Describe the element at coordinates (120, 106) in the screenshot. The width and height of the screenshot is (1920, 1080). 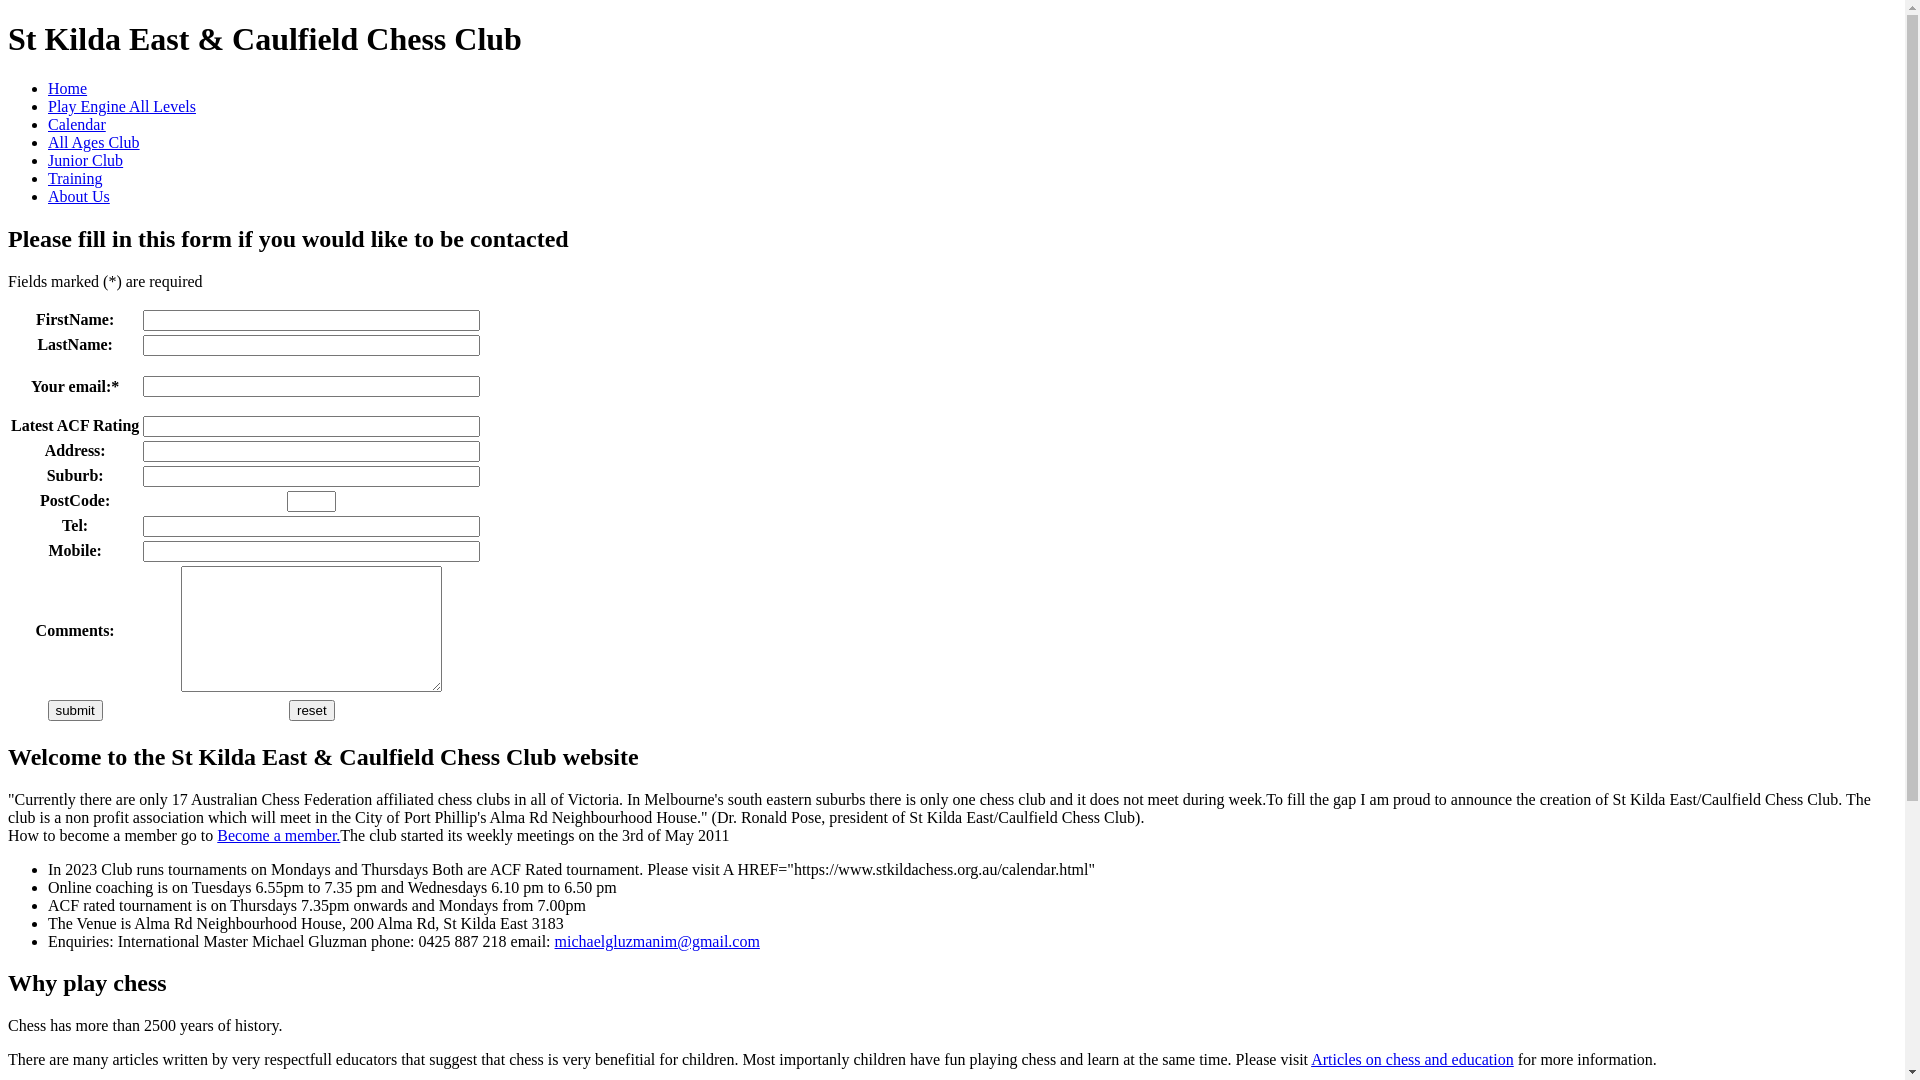
I see `'Play Engine All Levels'` at that location.